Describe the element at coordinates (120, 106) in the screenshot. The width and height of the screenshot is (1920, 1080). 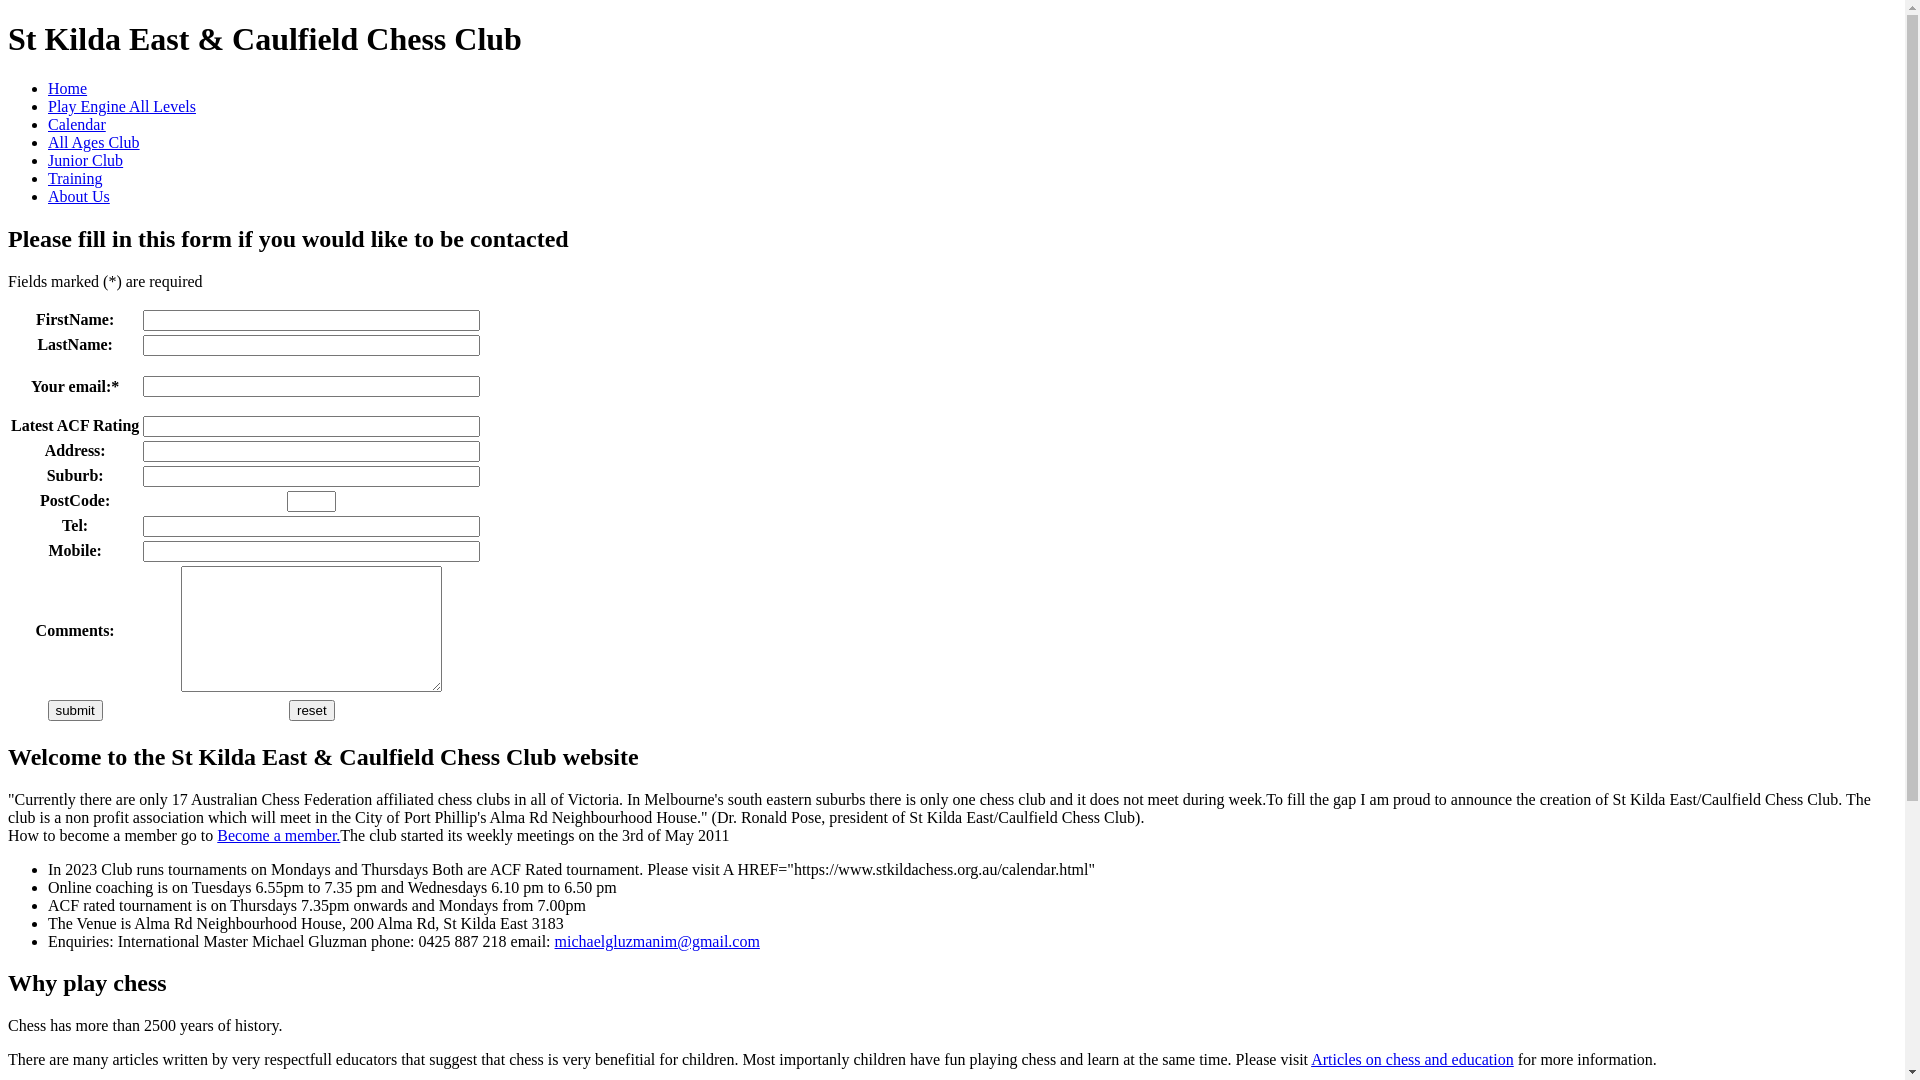
I see `'Play Engine All Levels'` at that location.